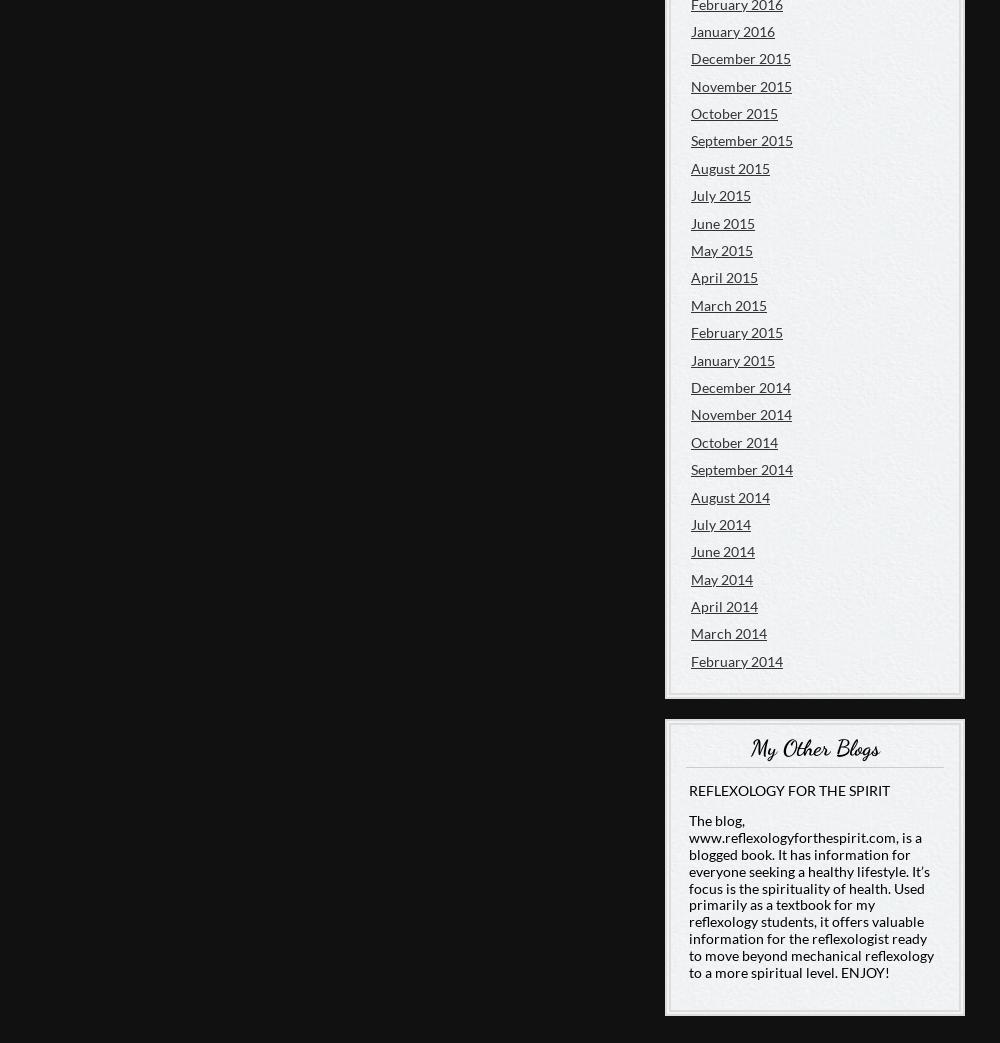 The image size is (1000, 1043). What do you see at coordinates (690, 386) in the screenshot?
I see `'December 2014'` at bounding box center [690, 386].